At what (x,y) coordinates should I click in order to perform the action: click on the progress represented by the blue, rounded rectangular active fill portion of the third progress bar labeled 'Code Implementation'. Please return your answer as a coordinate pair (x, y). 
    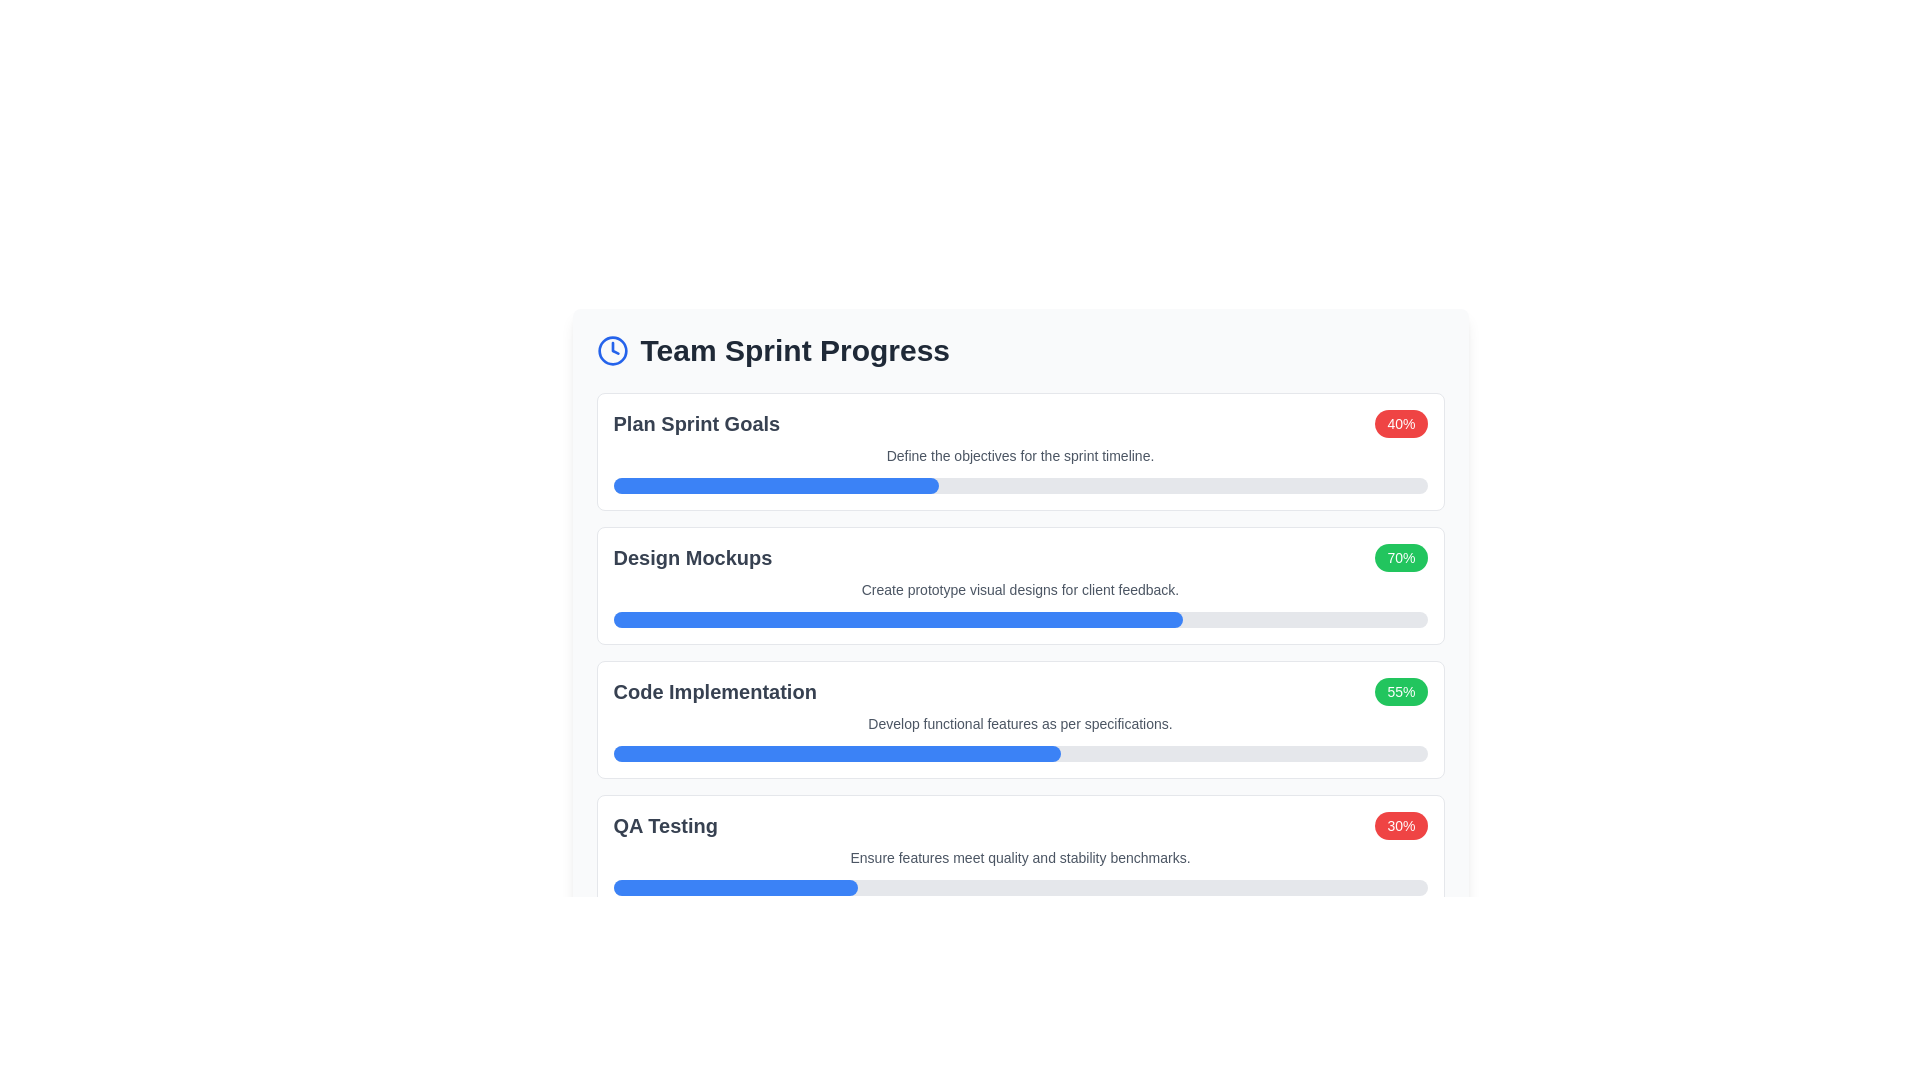
    Looking at the image, I should click on (837, 753).